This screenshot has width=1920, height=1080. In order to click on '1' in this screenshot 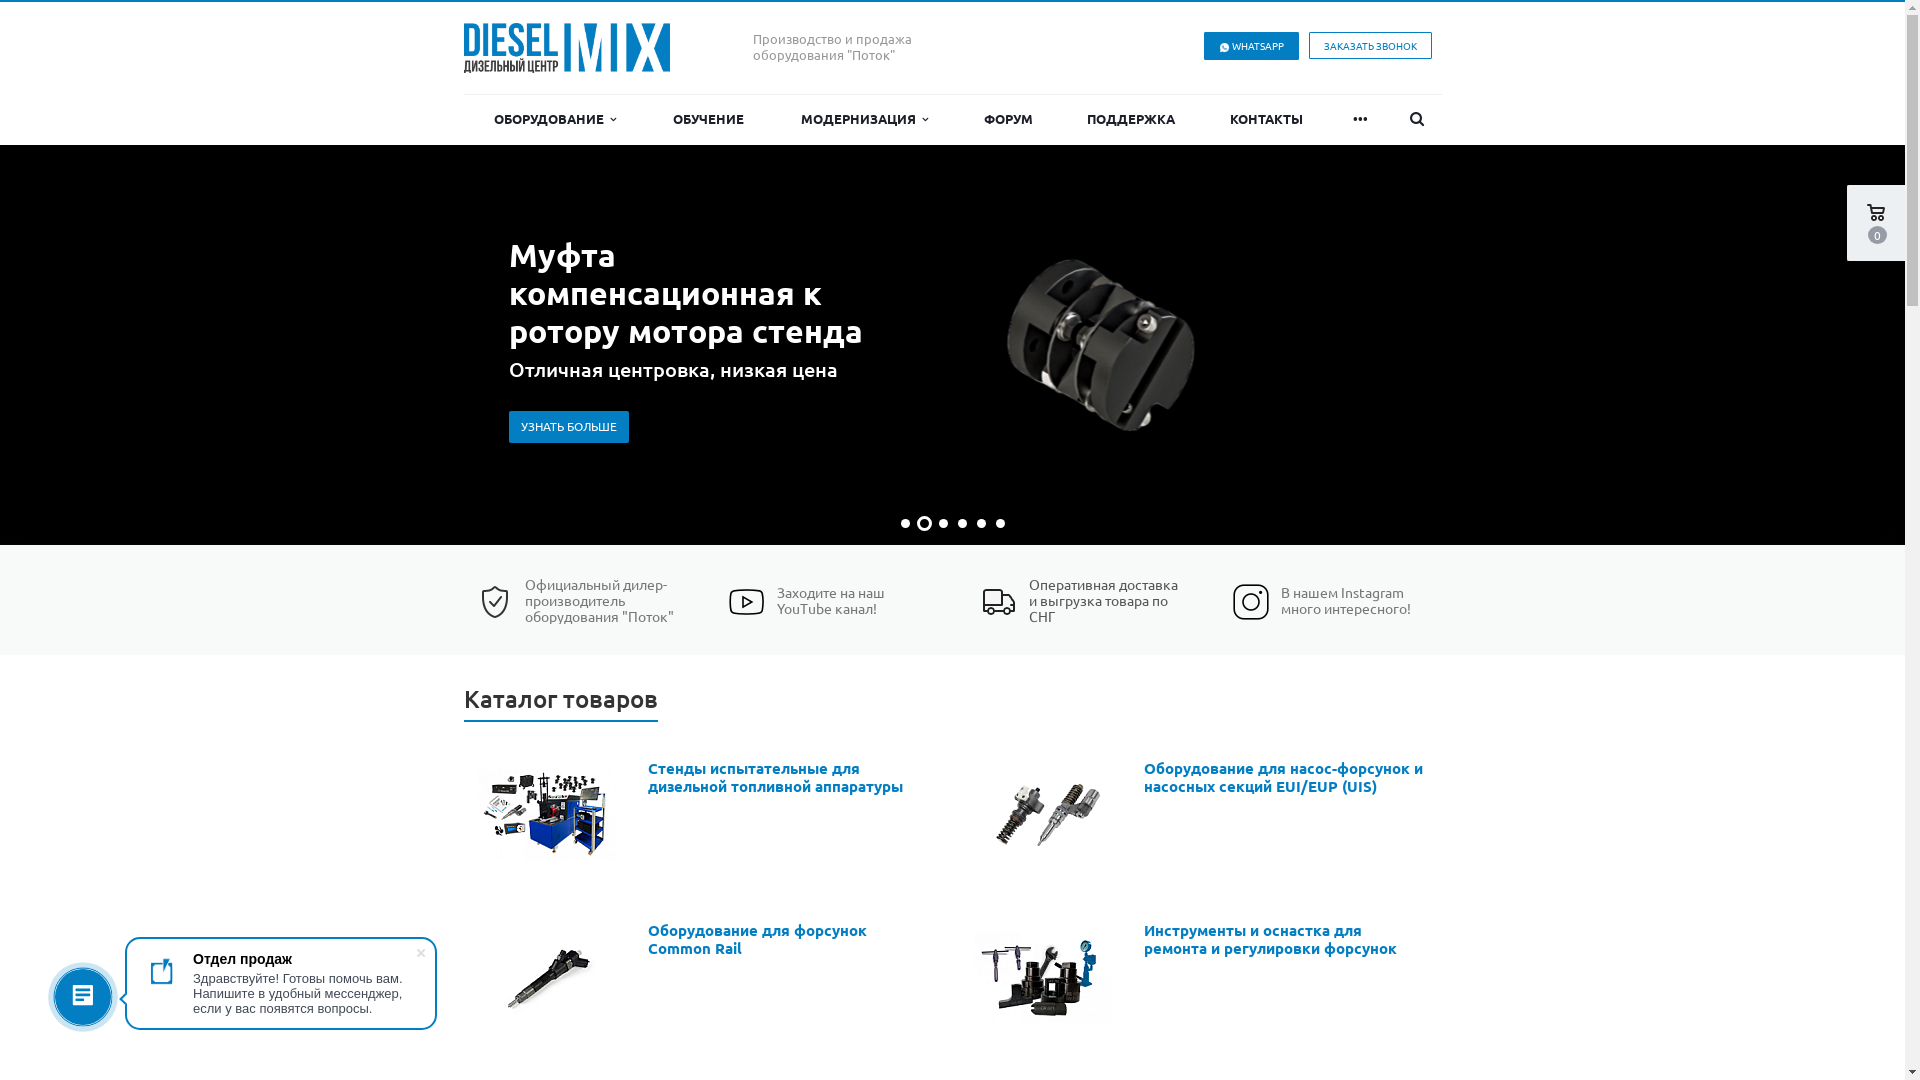, I will do `click(904, 522)`.